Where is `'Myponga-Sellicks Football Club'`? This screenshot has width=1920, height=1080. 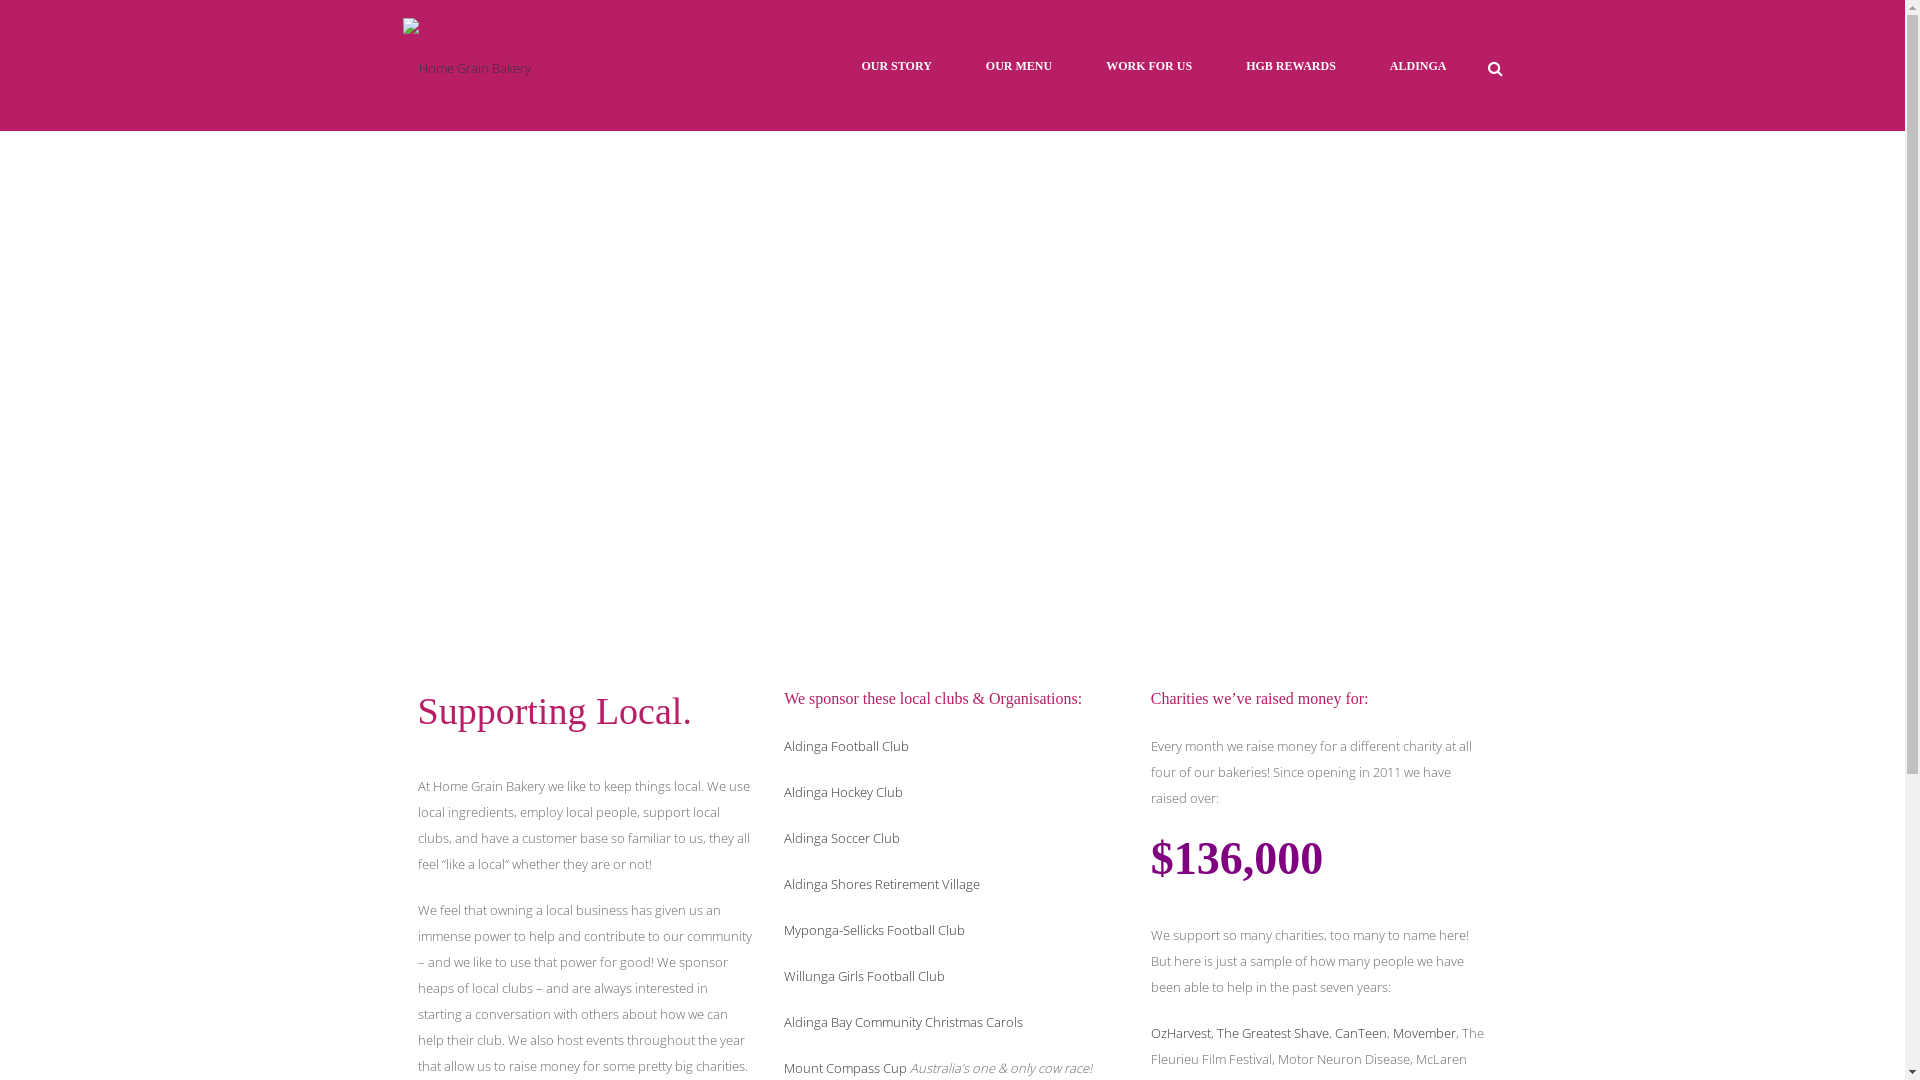
'Myponga-Sellicks Football Club' is located at coordinates (874, 929).